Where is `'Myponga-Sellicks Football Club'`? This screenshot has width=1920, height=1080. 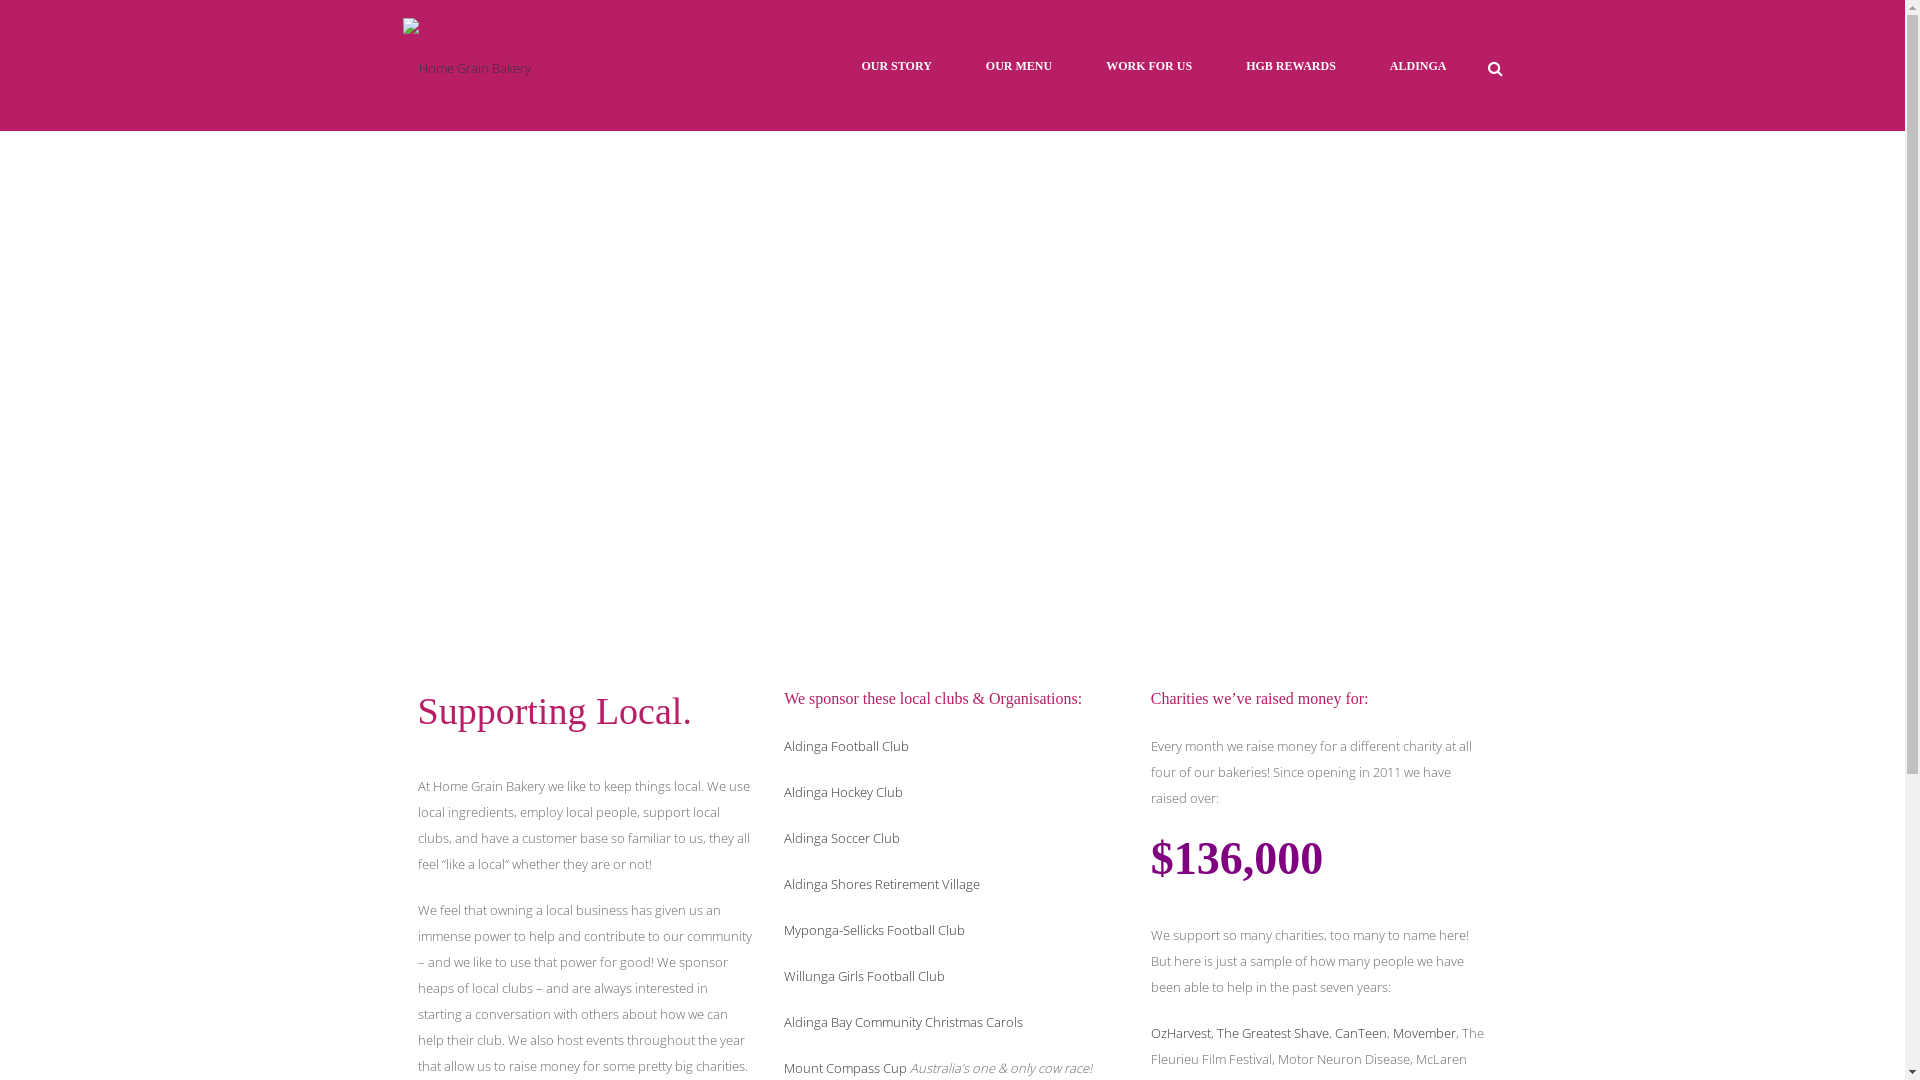
'Myponga-Sellicks Football Club' is located at coordinates (874, 929).